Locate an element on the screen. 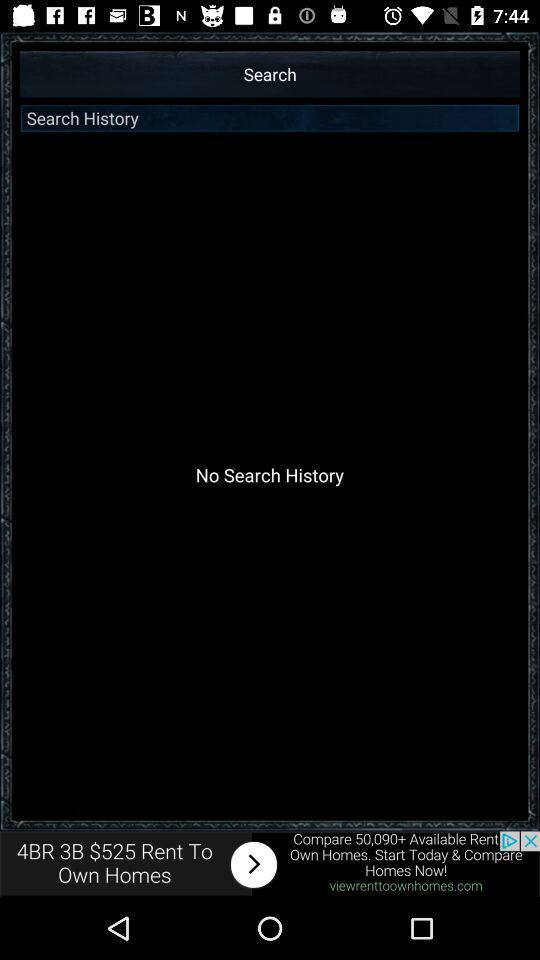  advertising is located at coordinates (270, 863).